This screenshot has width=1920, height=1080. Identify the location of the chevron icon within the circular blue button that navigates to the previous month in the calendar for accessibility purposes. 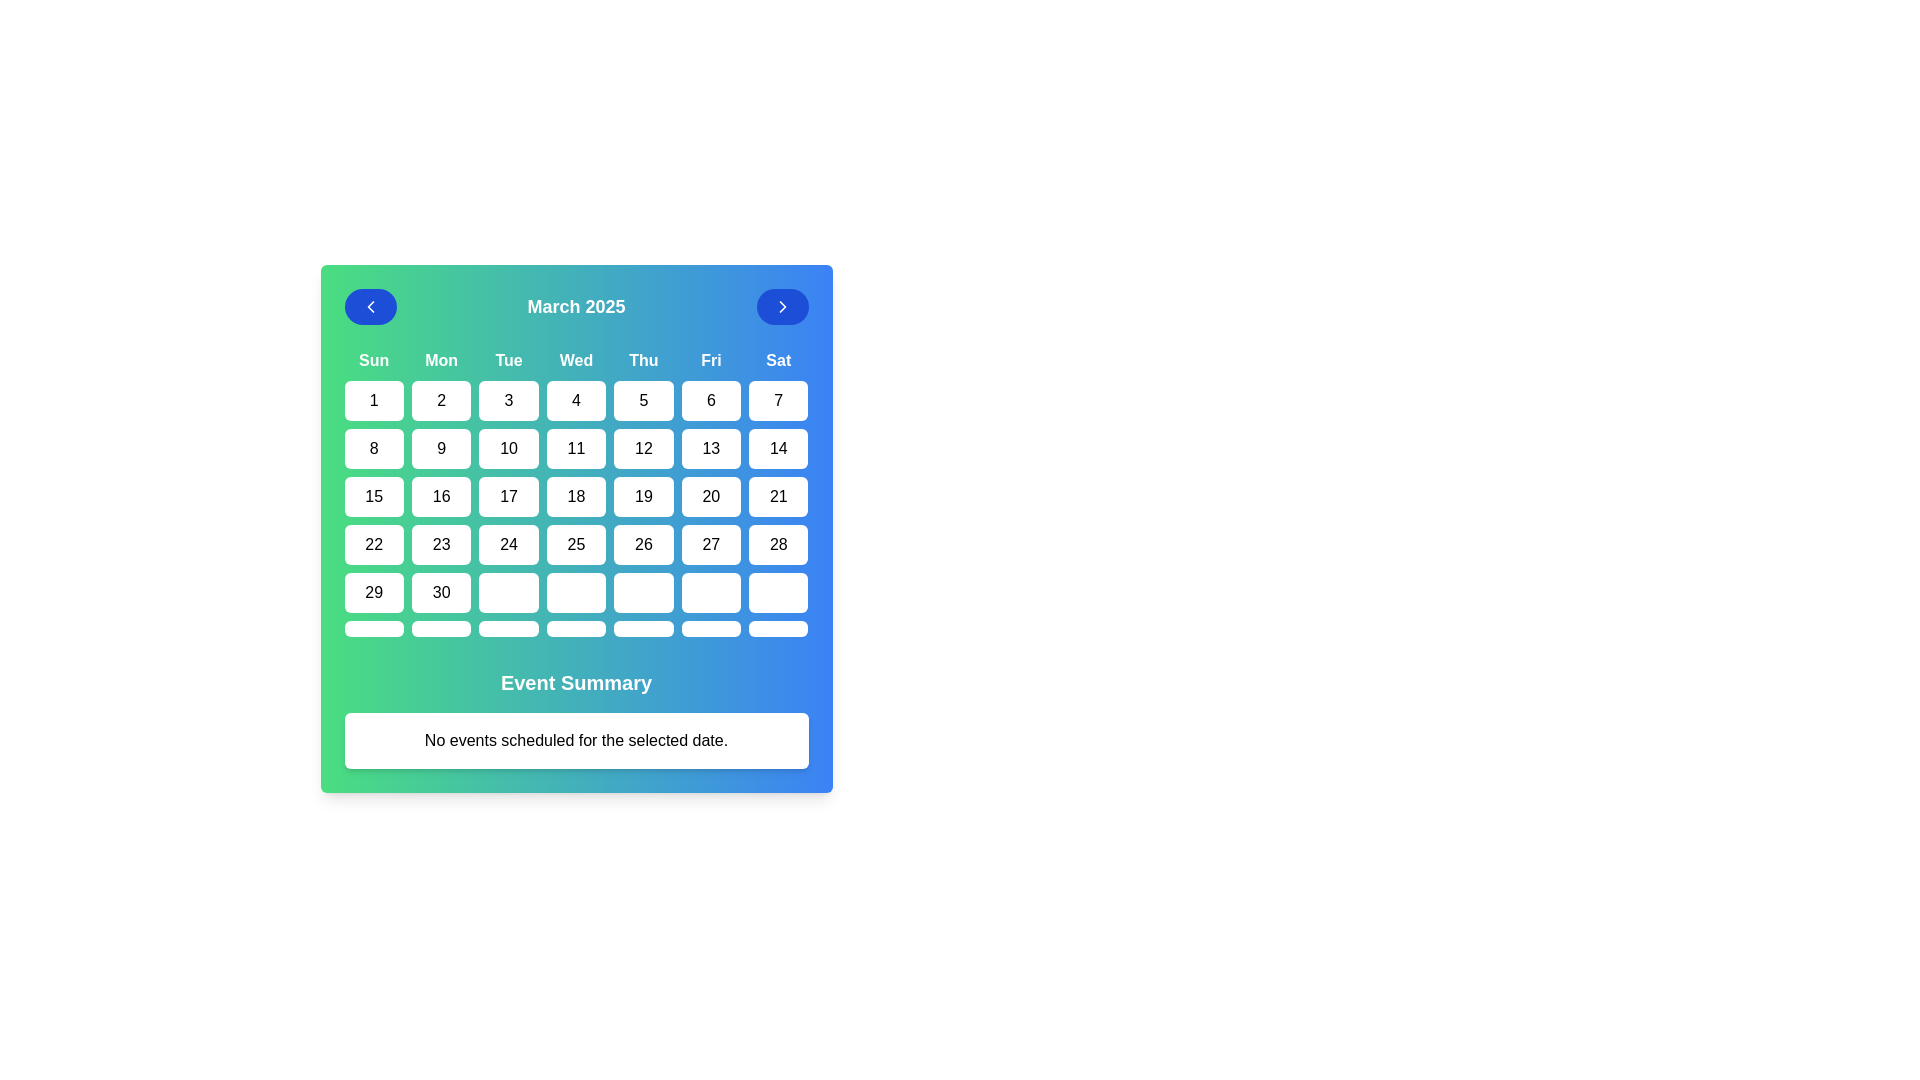
(370, 307).